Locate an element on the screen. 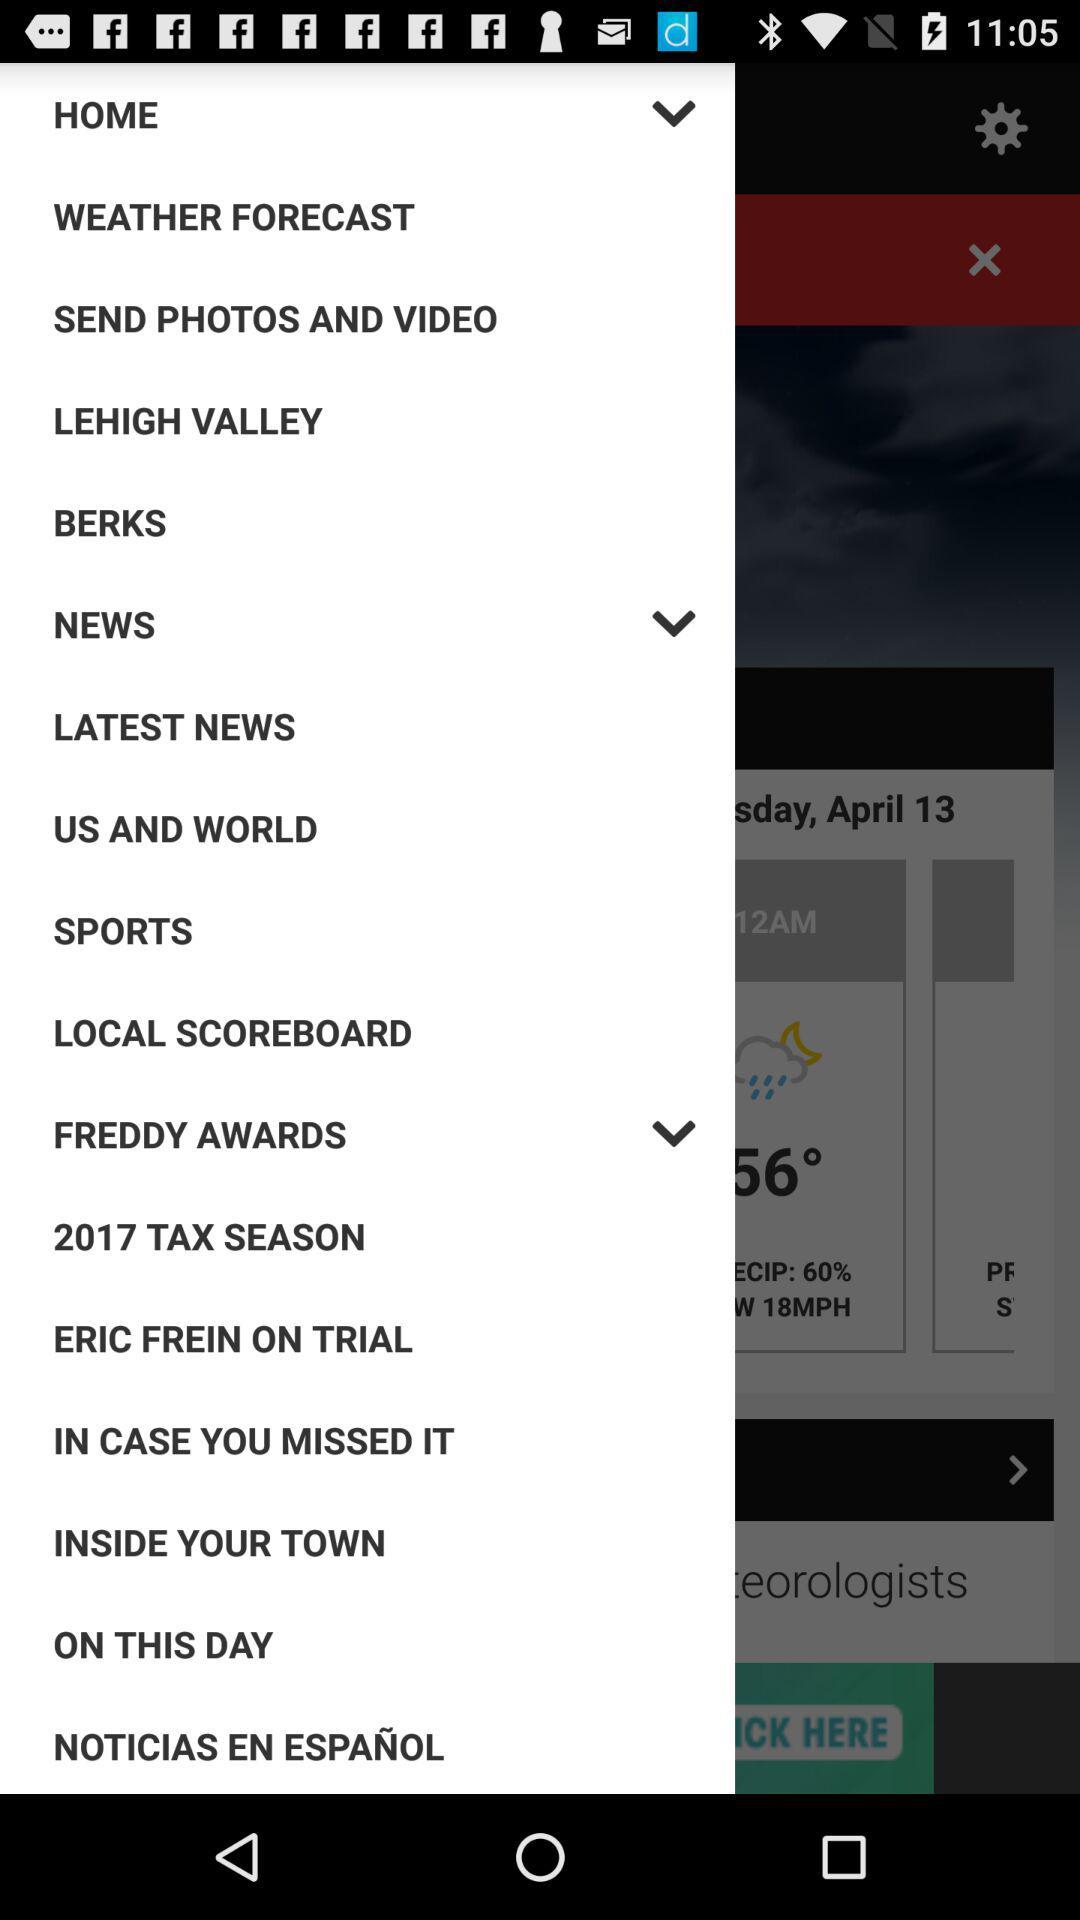  send photos and video is located at coordinates (374, 316).